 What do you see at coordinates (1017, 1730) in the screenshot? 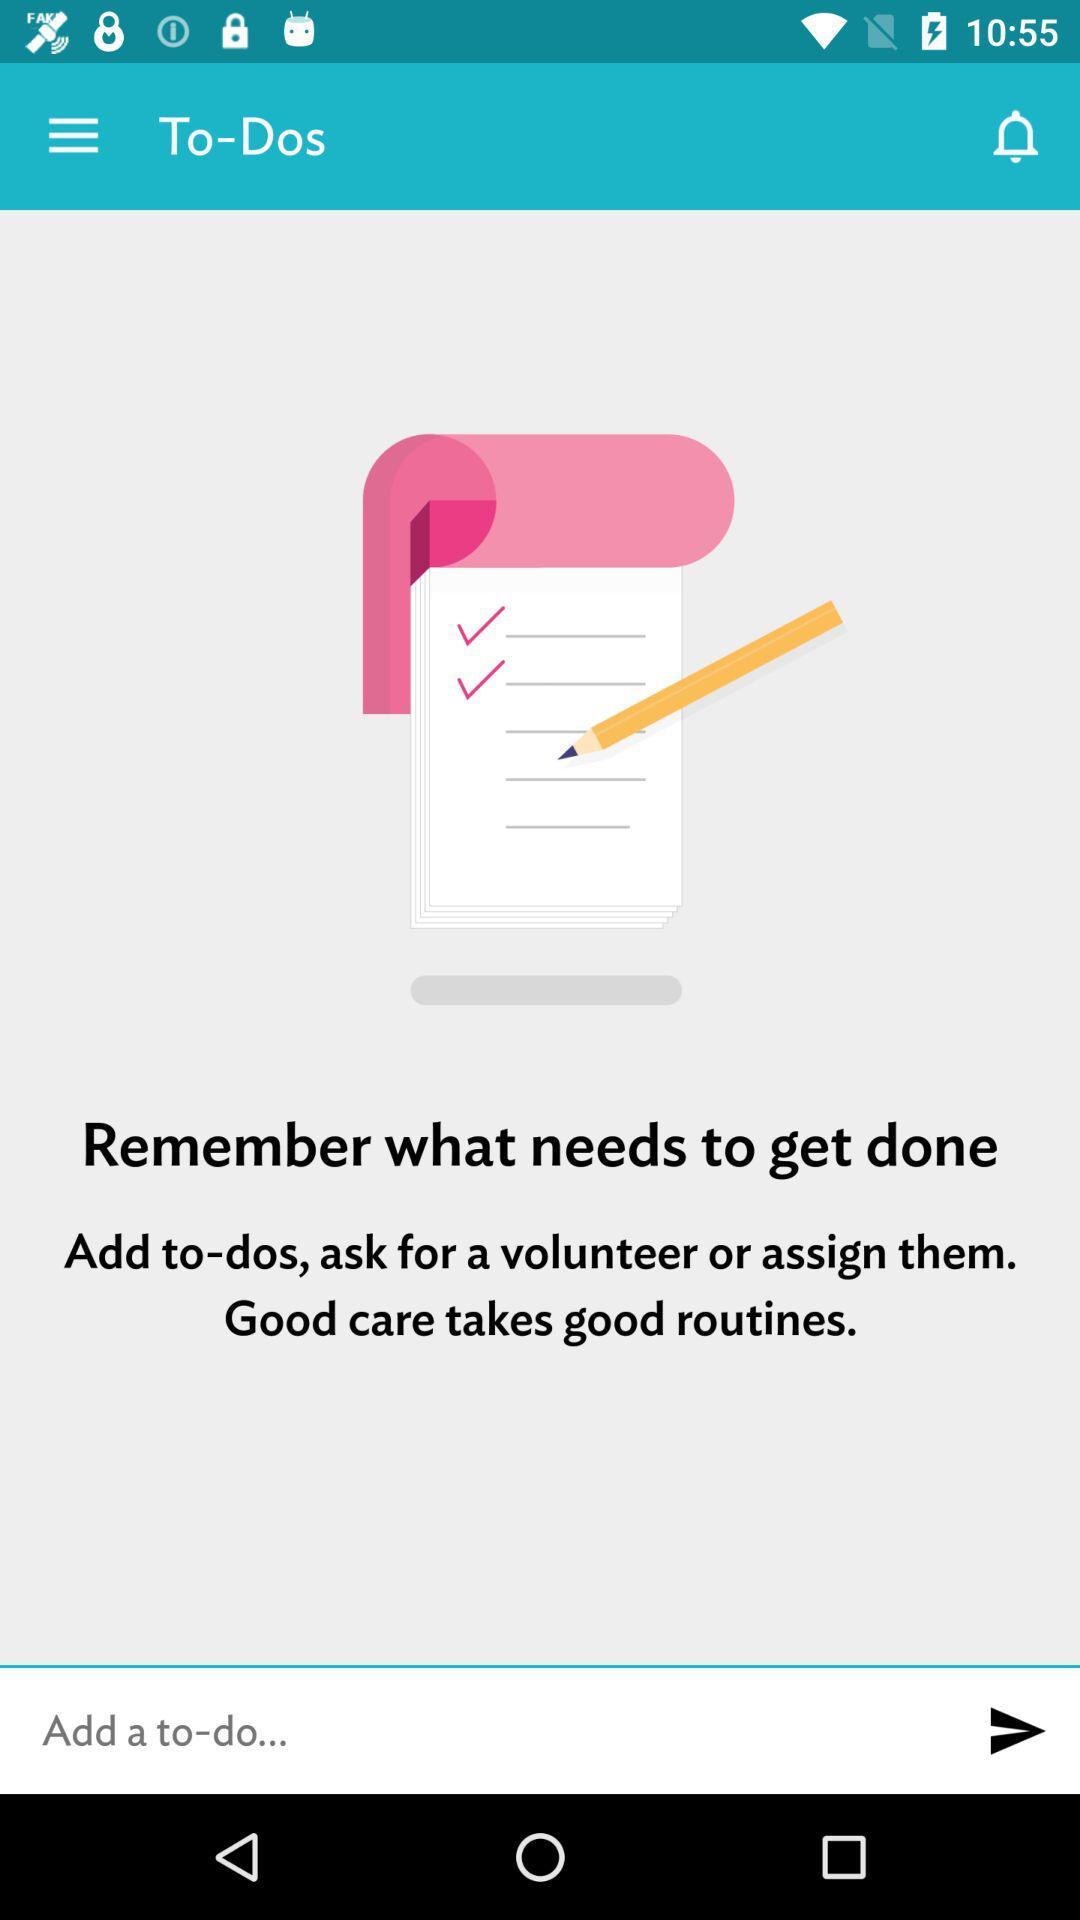
I see `new to-do item` at bounding box center [1017, 1730].